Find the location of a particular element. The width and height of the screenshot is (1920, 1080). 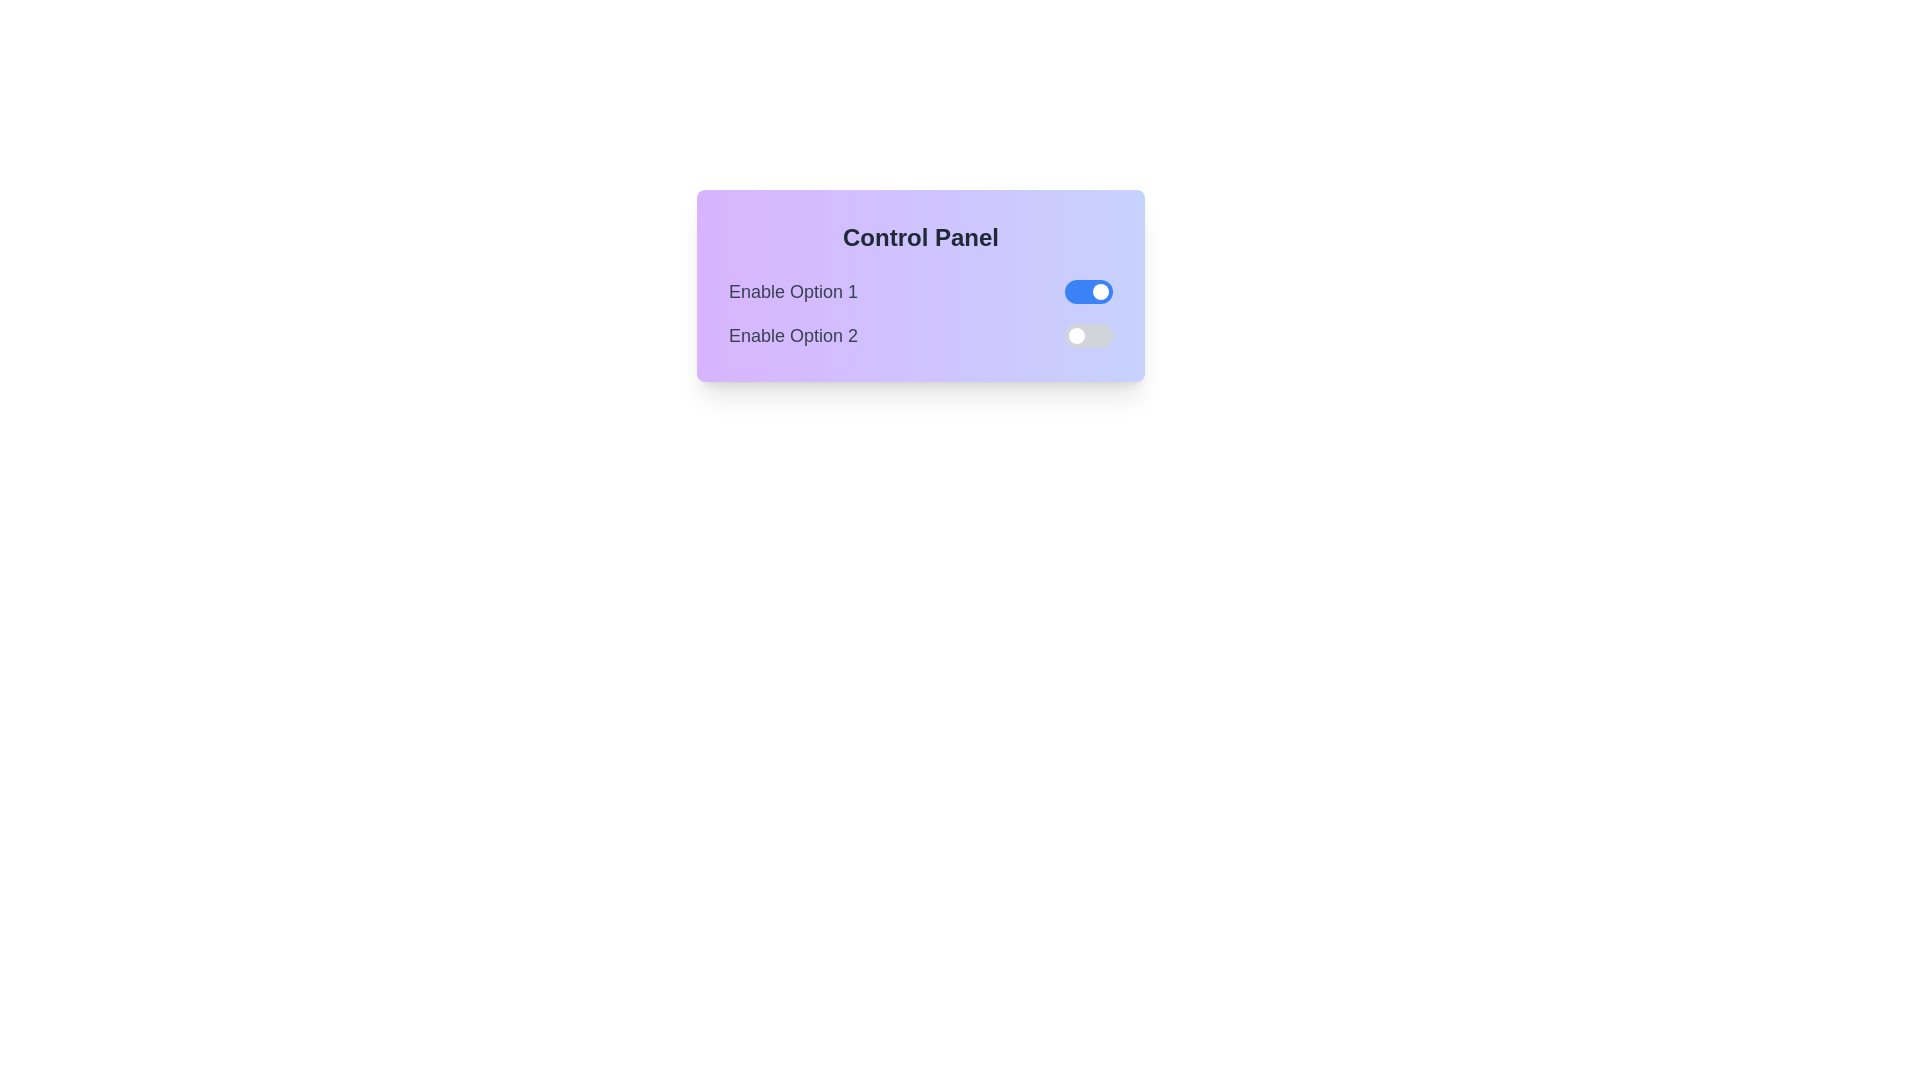

the blue rectangular toggle switch with rounded edges to change its state from 'on' to 'off' is located at coordinates (1088, 292).